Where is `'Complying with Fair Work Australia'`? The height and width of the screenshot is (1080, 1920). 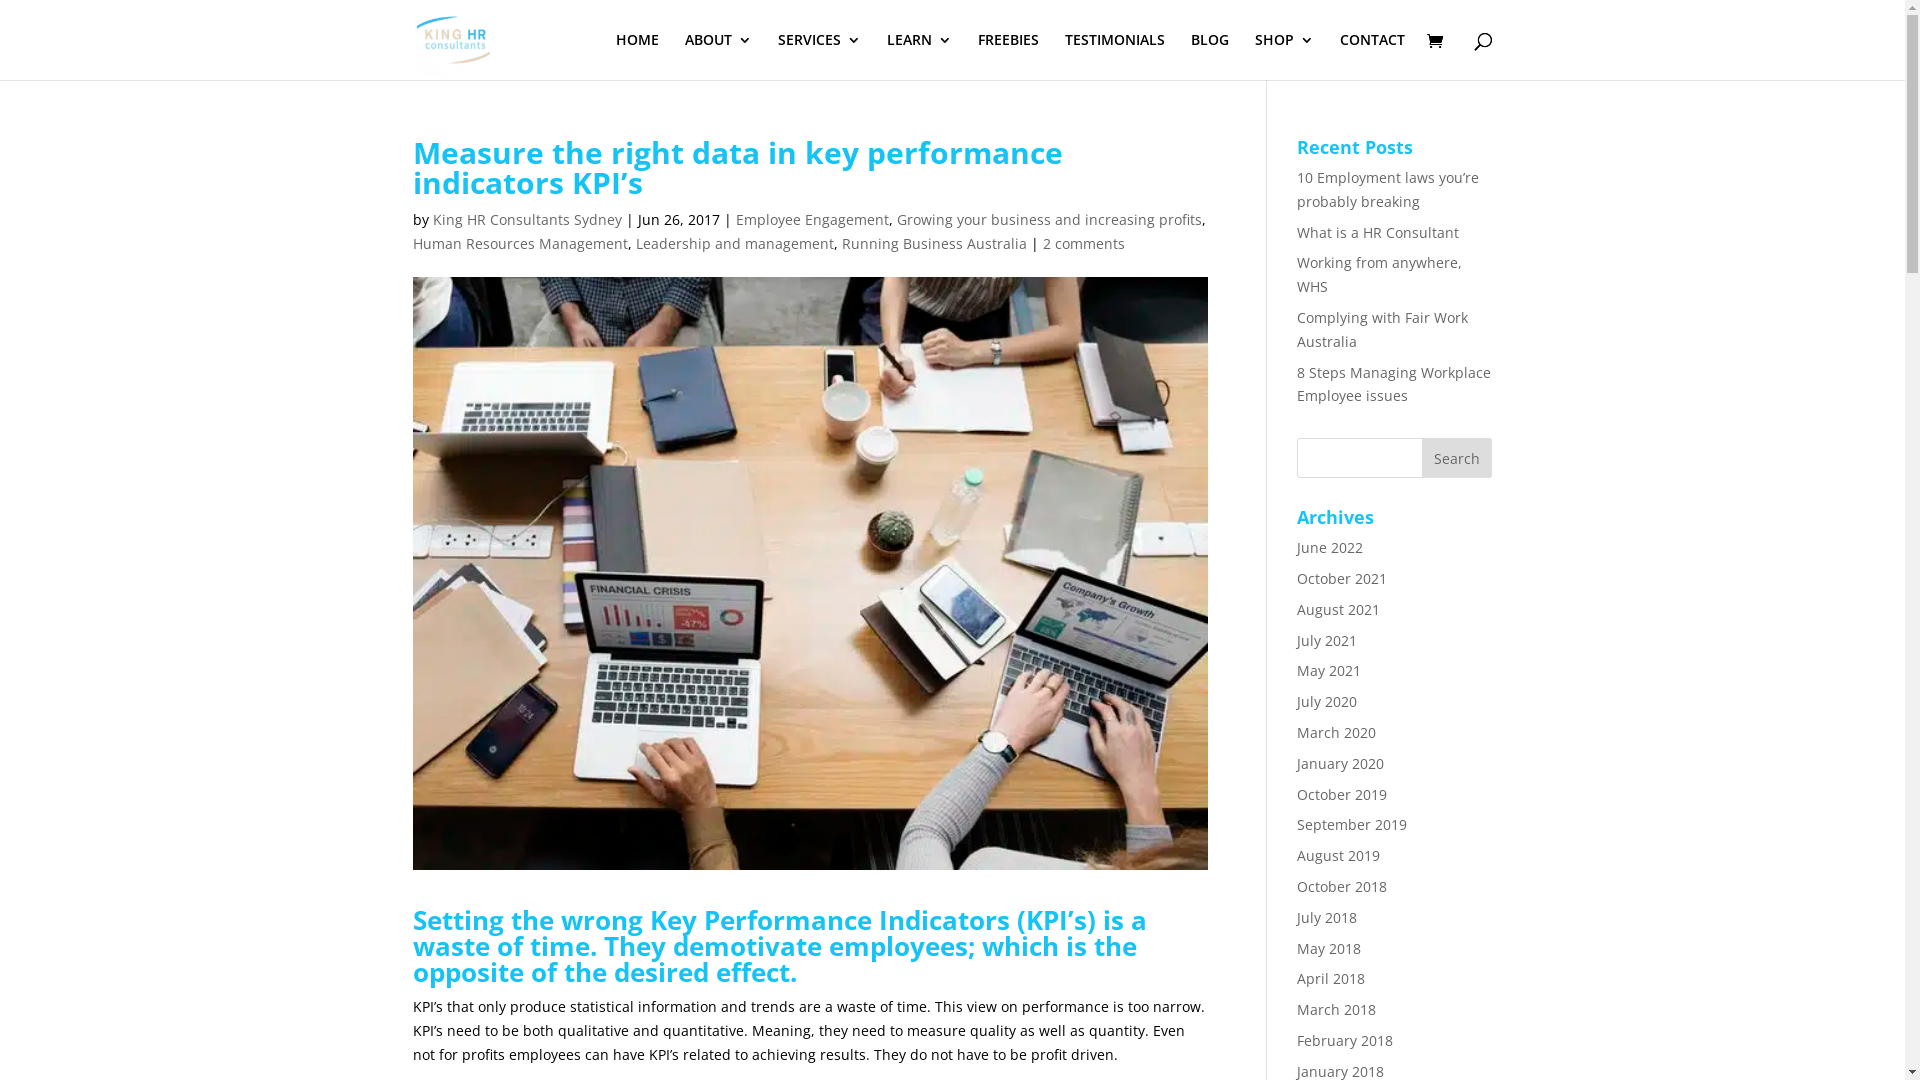
'Complying with Fair Work Australia' is located at coordinates (1296, 328).